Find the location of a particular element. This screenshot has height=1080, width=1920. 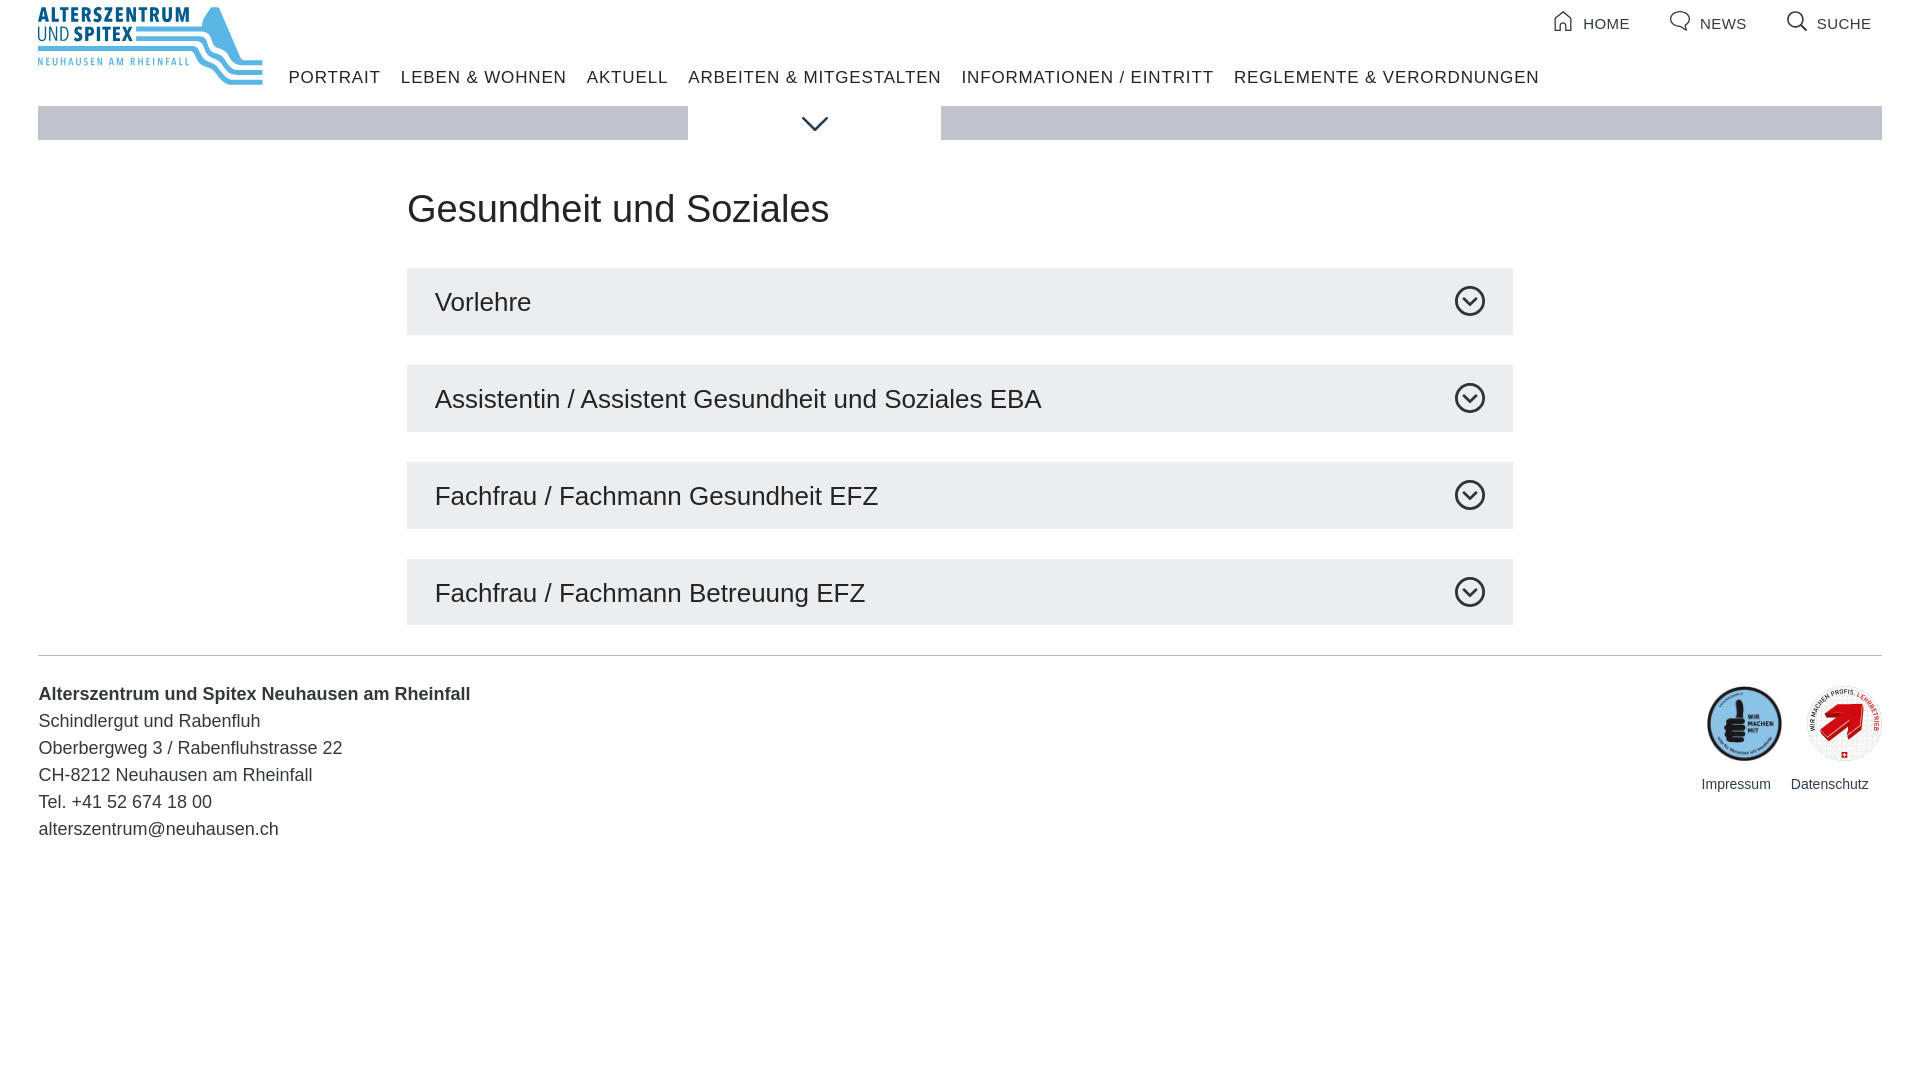

'NEWS' is located at coordinates (1707, 20).